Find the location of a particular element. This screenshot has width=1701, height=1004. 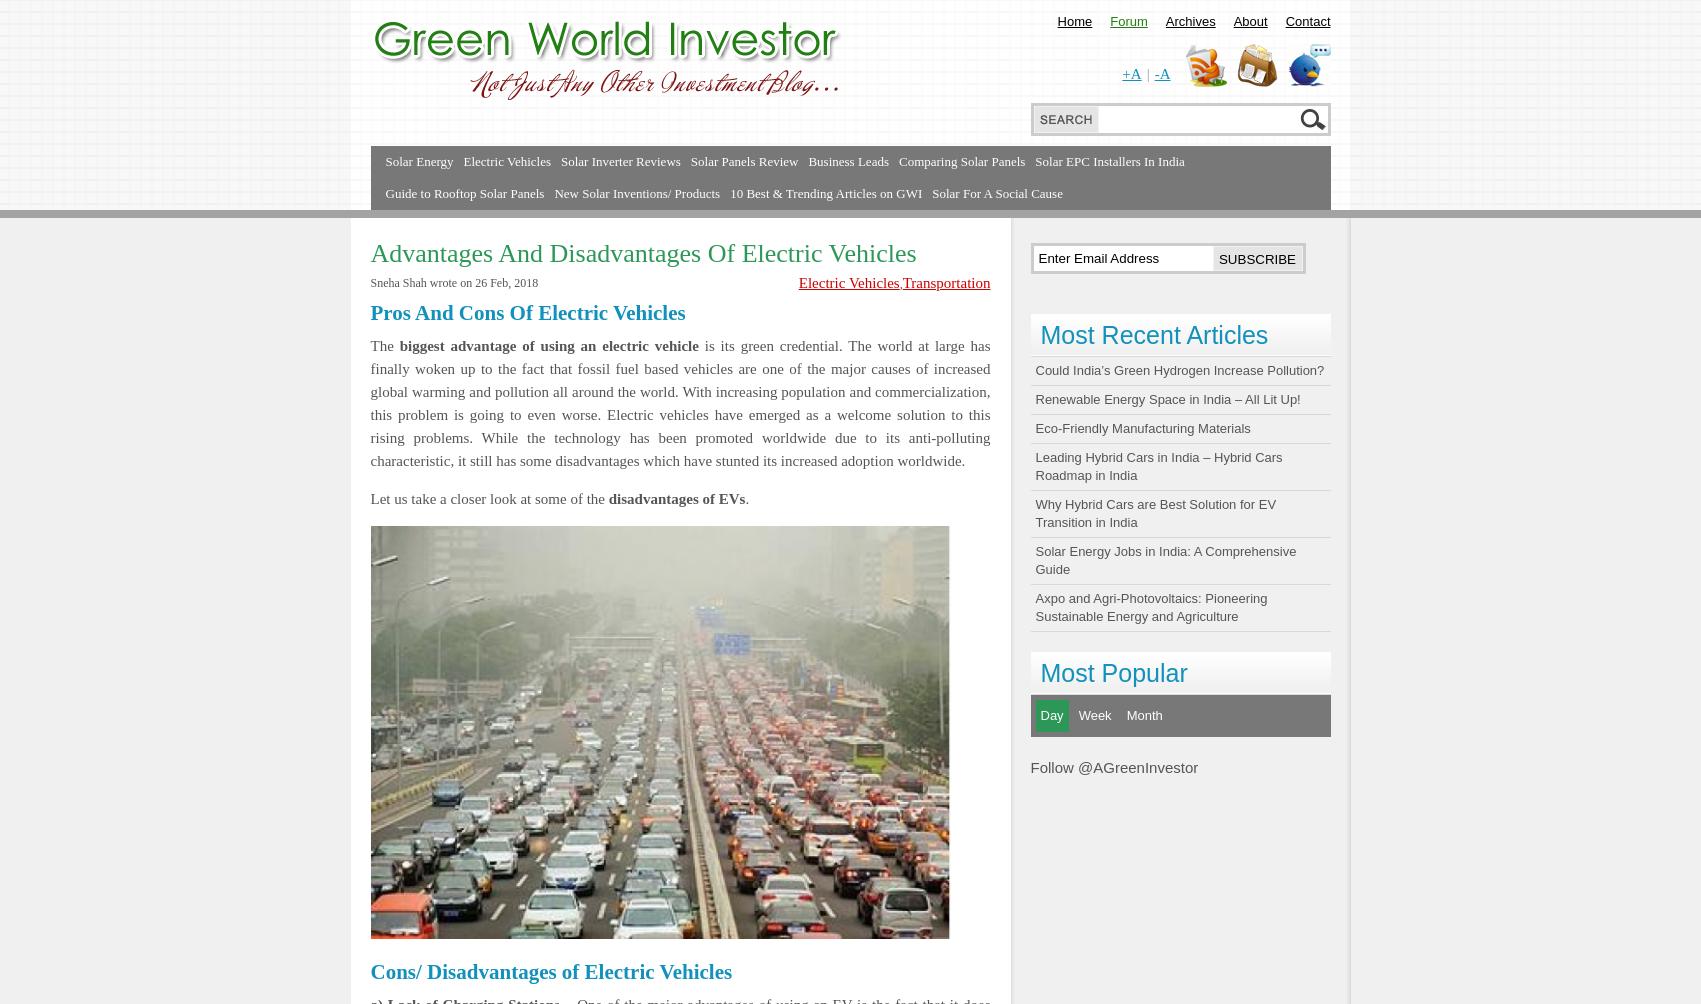

',' is located at coordinates (899, 284).